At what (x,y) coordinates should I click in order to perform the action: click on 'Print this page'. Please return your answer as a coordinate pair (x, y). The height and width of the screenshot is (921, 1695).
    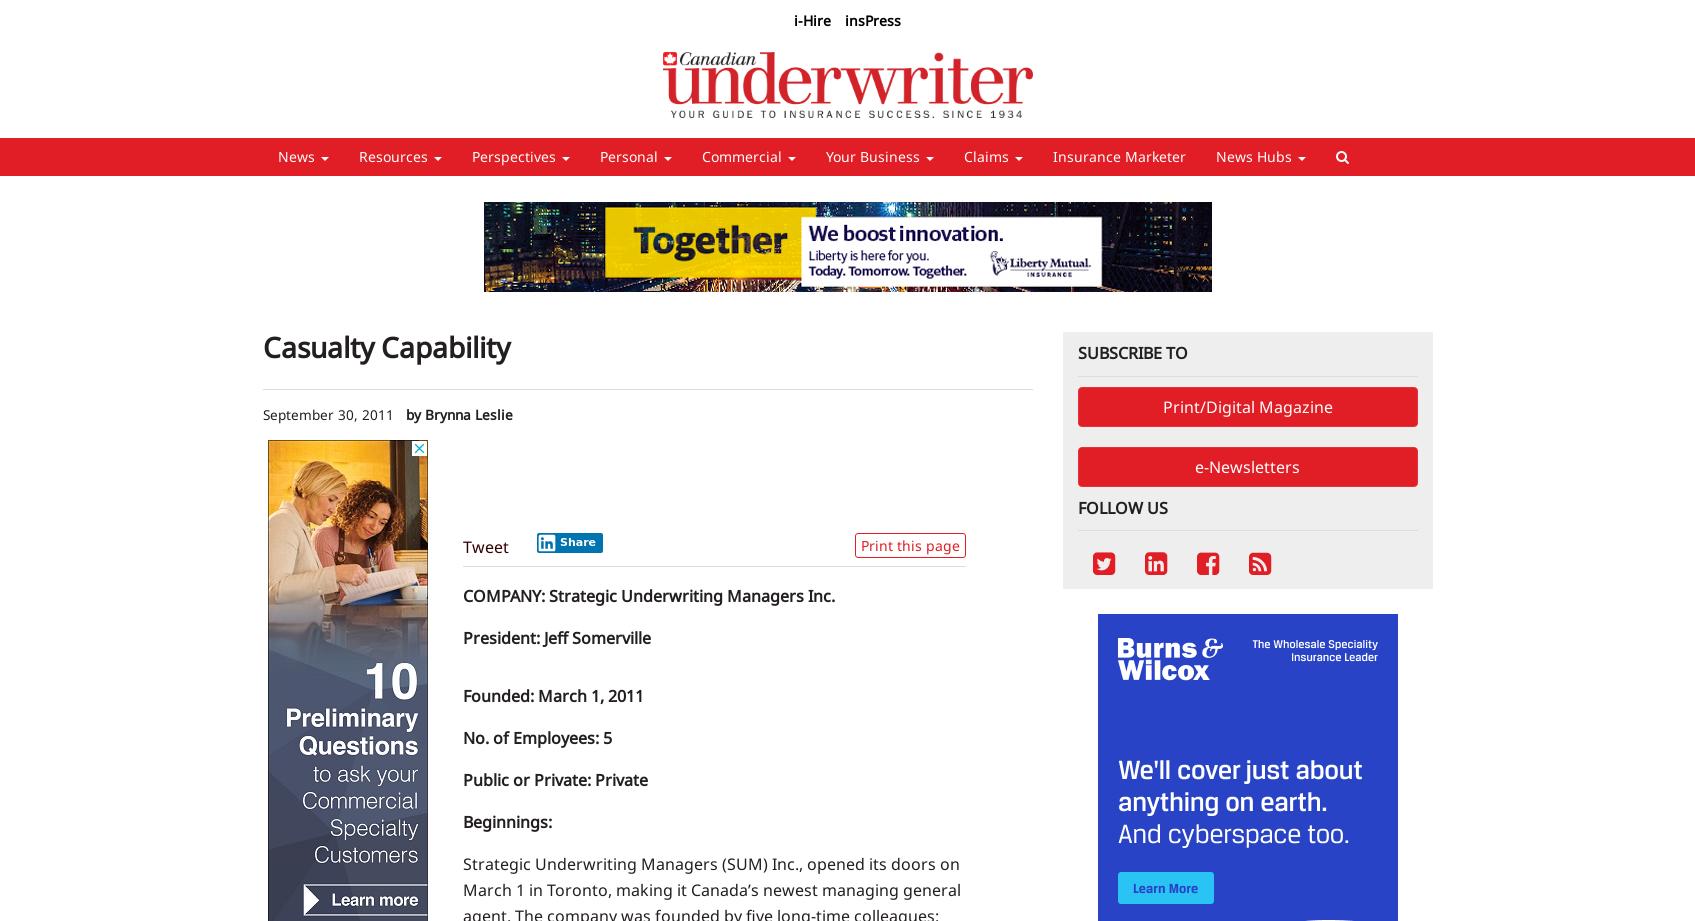
    Looking at the image, I should click on (908, 543).